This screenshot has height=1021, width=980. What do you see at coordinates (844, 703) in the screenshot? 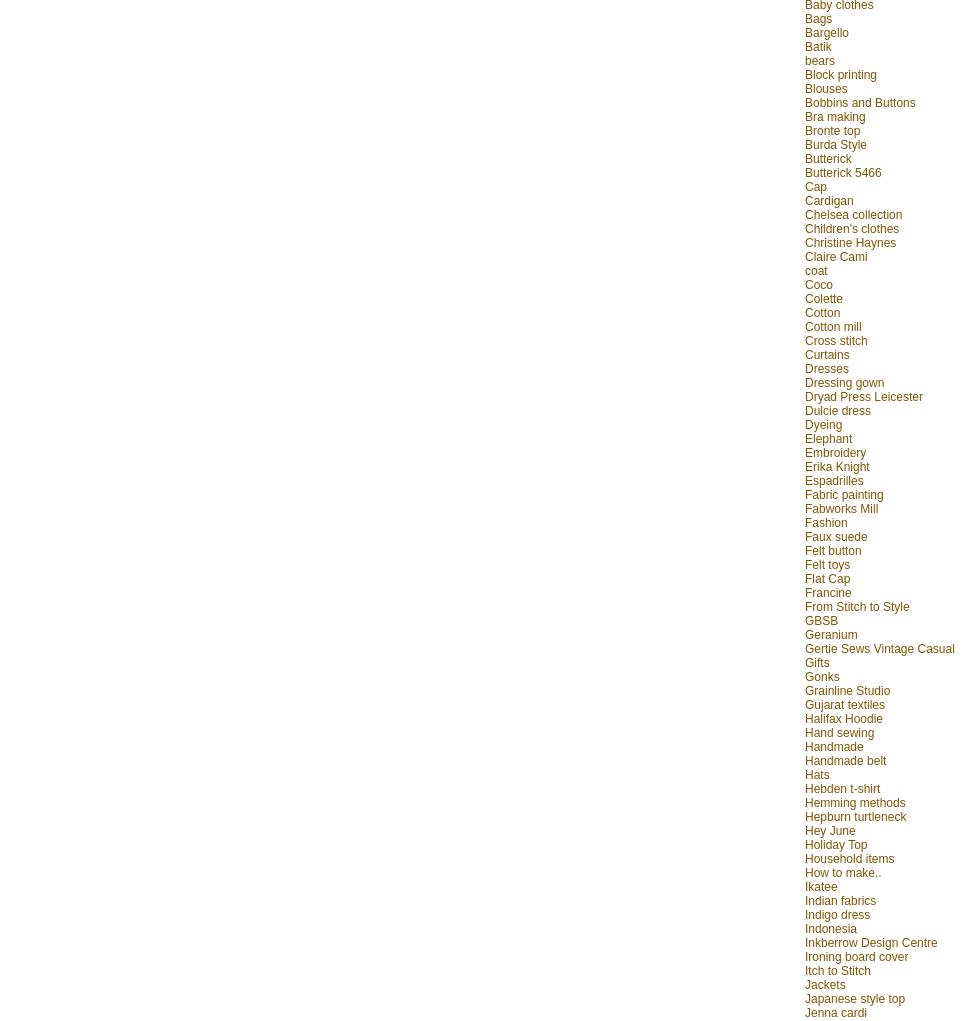
I see `'Gujarat textiles'` at bounding box center [844, 703].